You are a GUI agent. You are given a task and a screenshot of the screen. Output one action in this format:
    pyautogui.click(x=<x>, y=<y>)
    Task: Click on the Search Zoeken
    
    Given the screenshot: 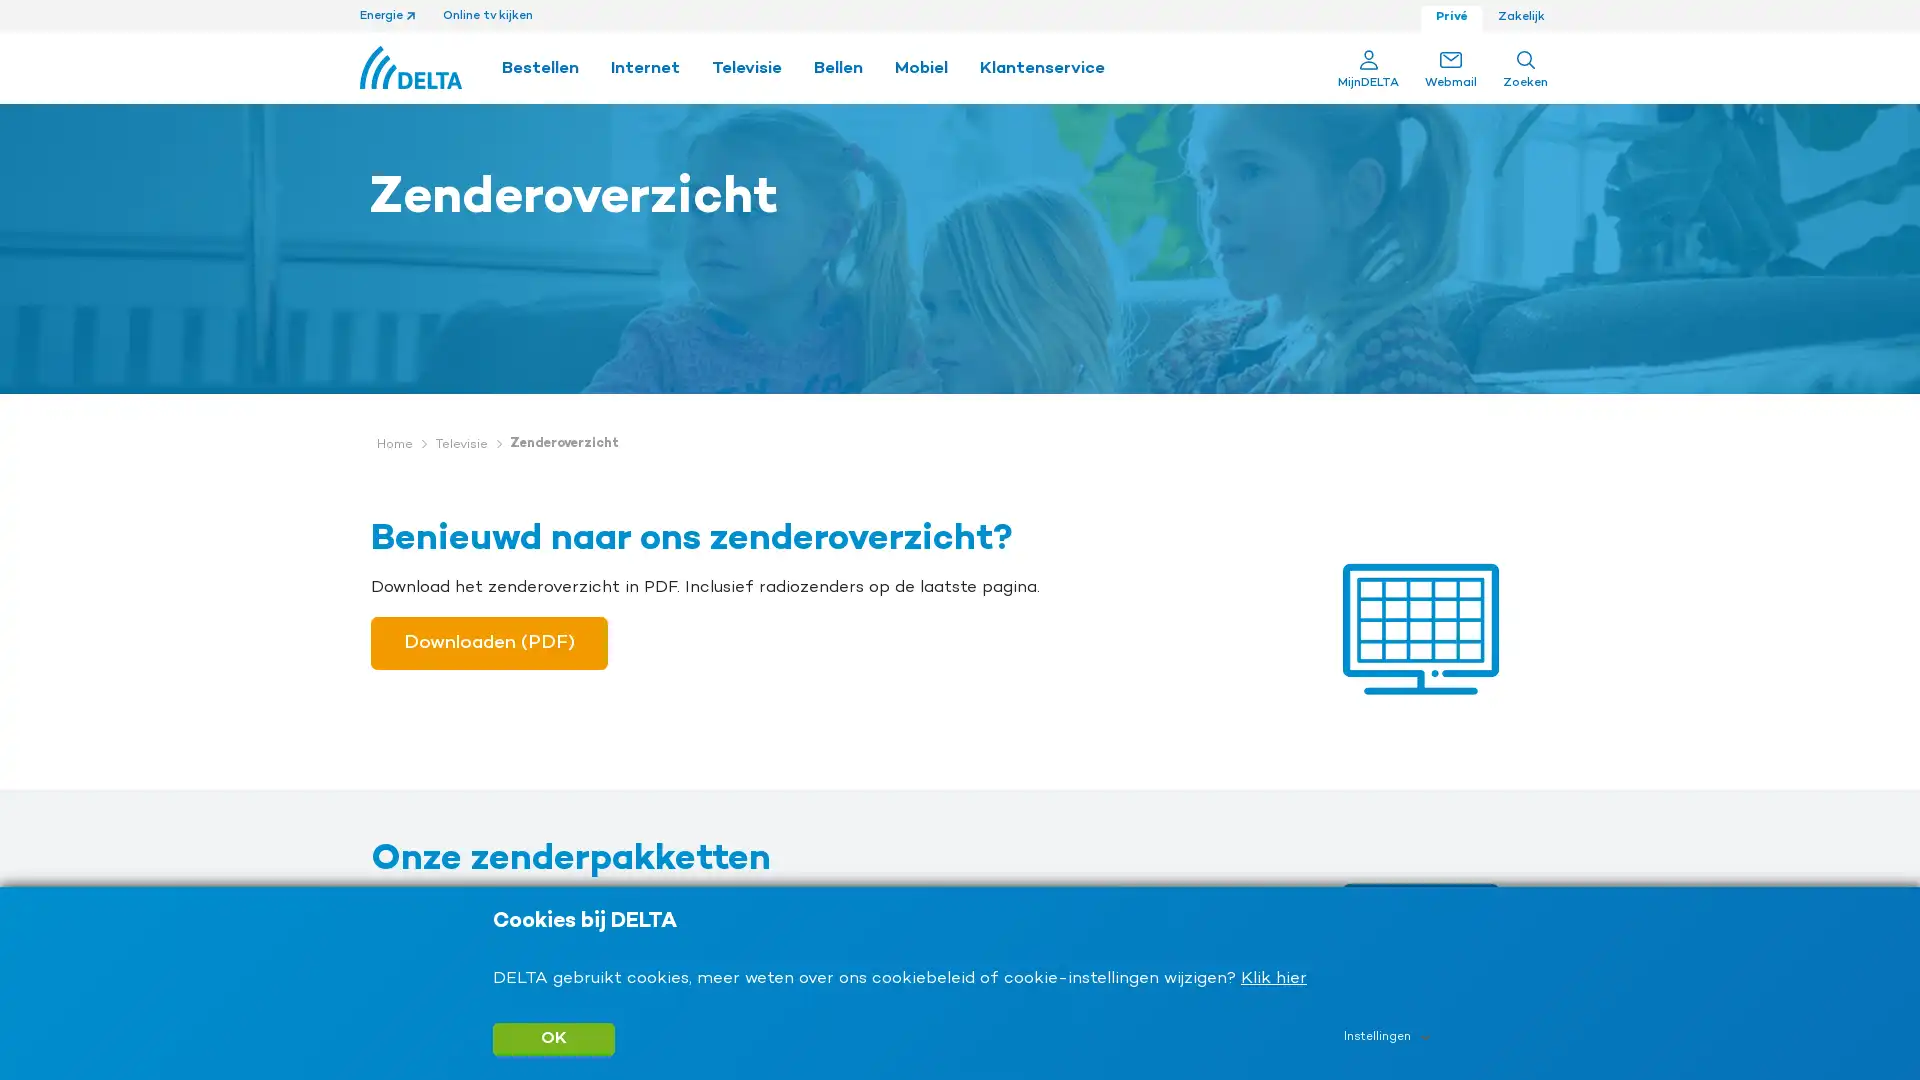 What is the action you would take?
    pyautogui.click(x=1524, y=67)
    